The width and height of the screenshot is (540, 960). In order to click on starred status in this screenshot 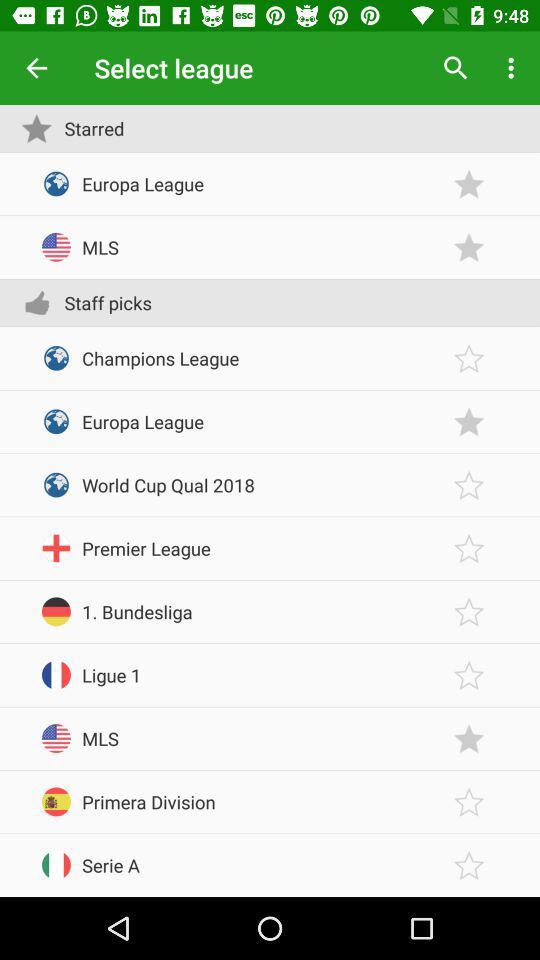, I will do `click(469, 246)`.